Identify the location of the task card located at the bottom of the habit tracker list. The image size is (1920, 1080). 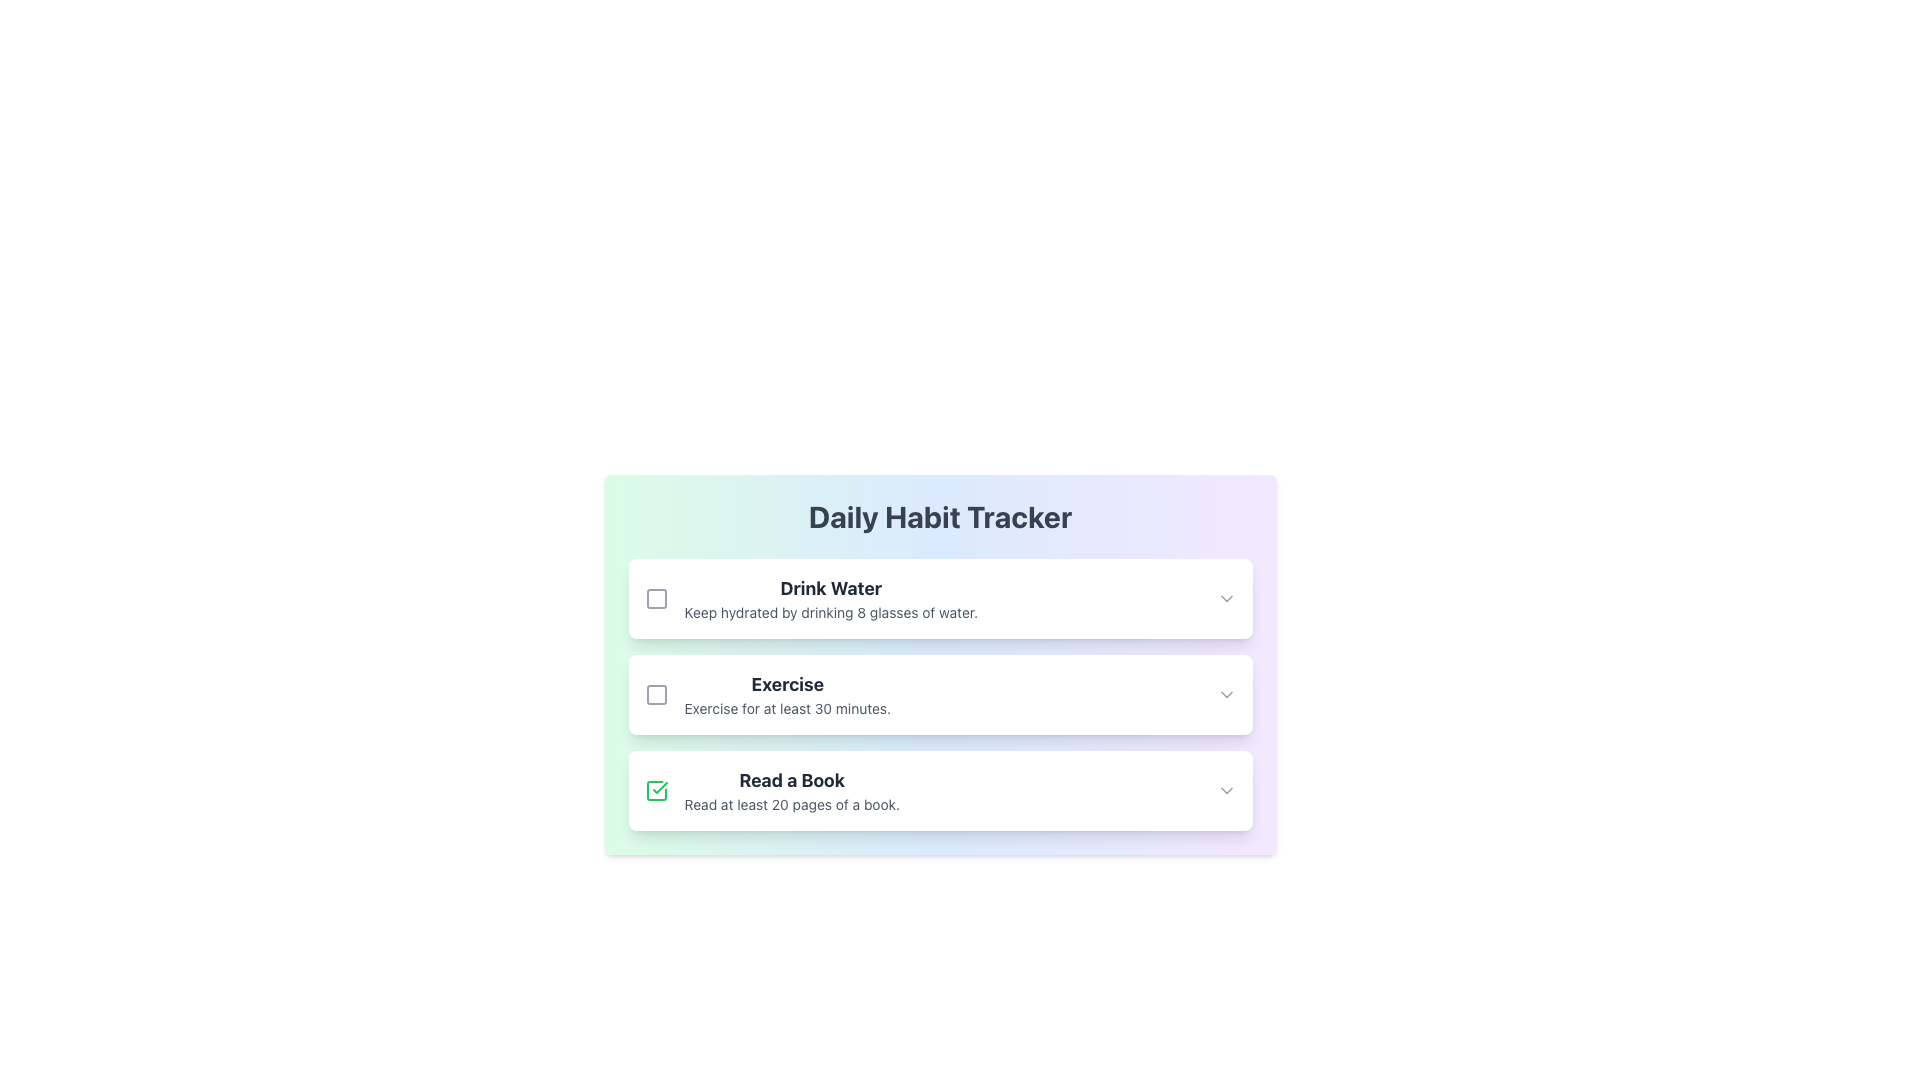
(939, 789).